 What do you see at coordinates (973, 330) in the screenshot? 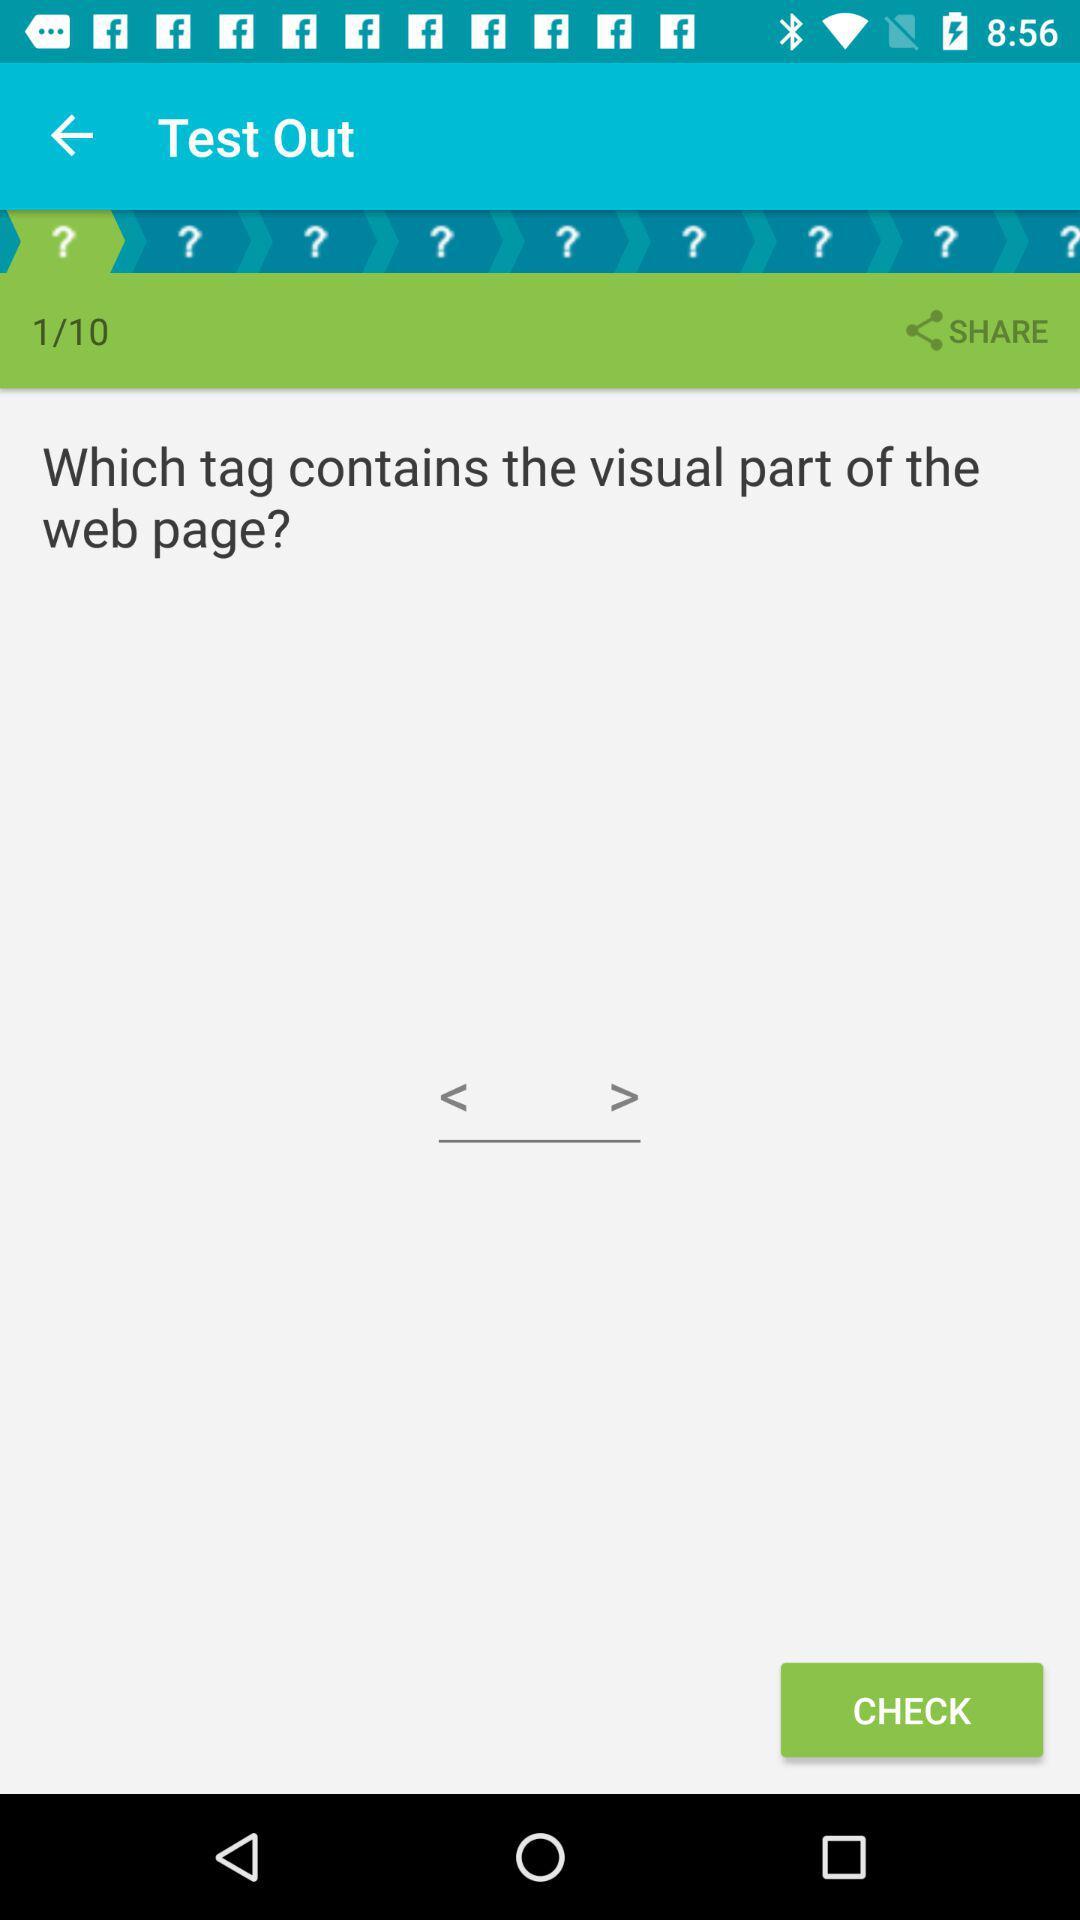
I see `item above the which tag contains` at bounding box center [973, 330].